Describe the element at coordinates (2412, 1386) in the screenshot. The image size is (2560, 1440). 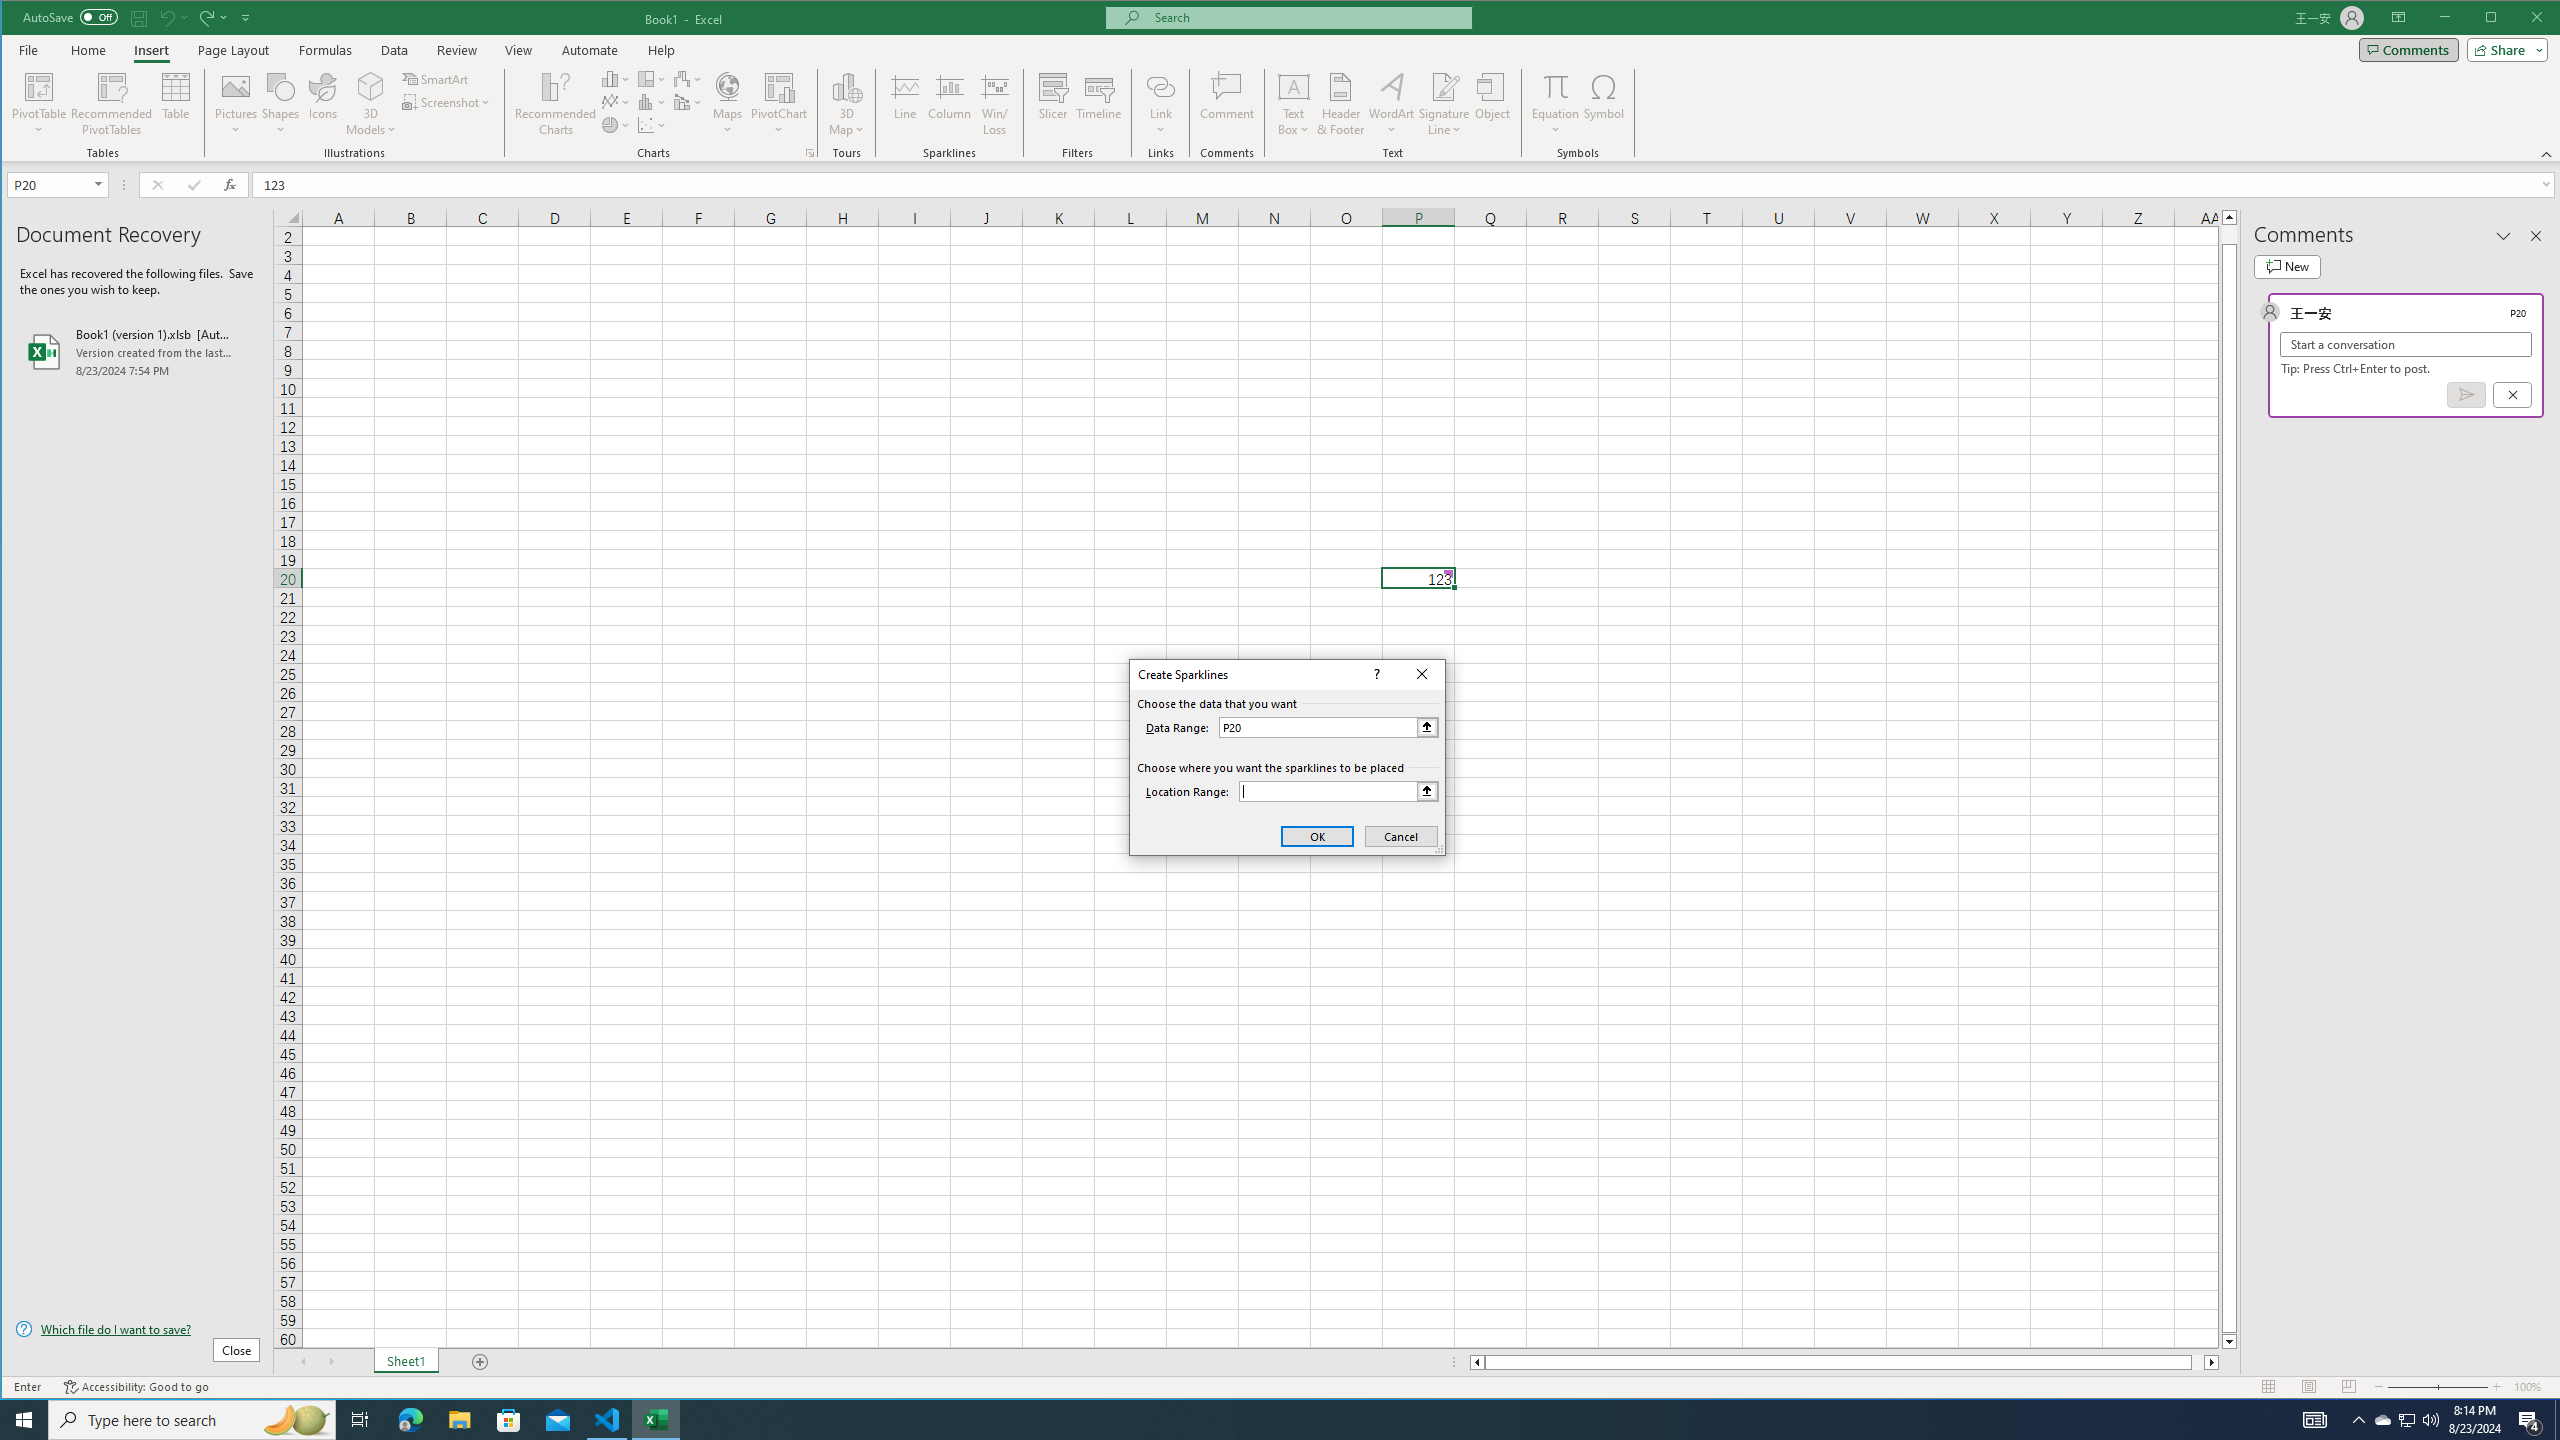
I see `'Zoom Out'` at that location.